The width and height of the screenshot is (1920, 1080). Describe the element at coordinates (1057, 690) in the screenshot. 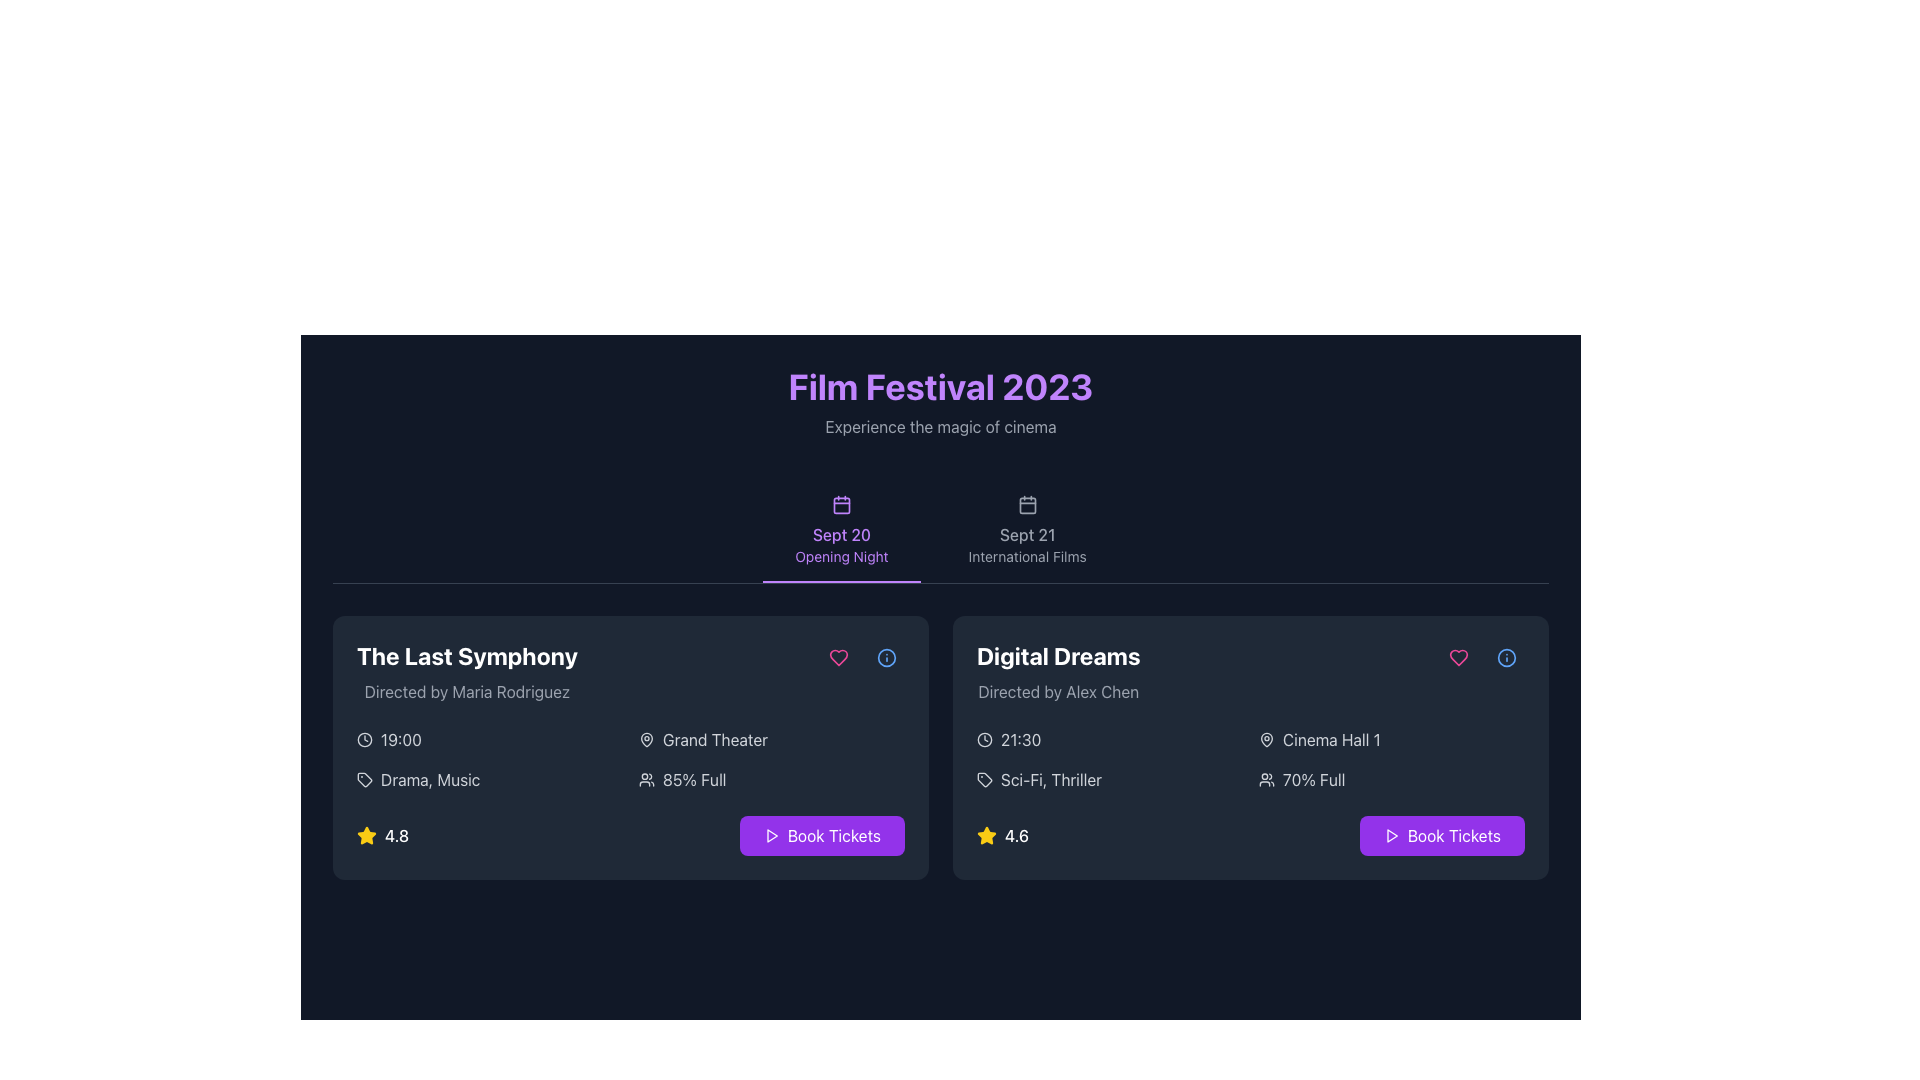

I see `the text label reading 'Directed by Alex Chen', which is styled in gray and located below the title 'Digital Dreams'` at that location.